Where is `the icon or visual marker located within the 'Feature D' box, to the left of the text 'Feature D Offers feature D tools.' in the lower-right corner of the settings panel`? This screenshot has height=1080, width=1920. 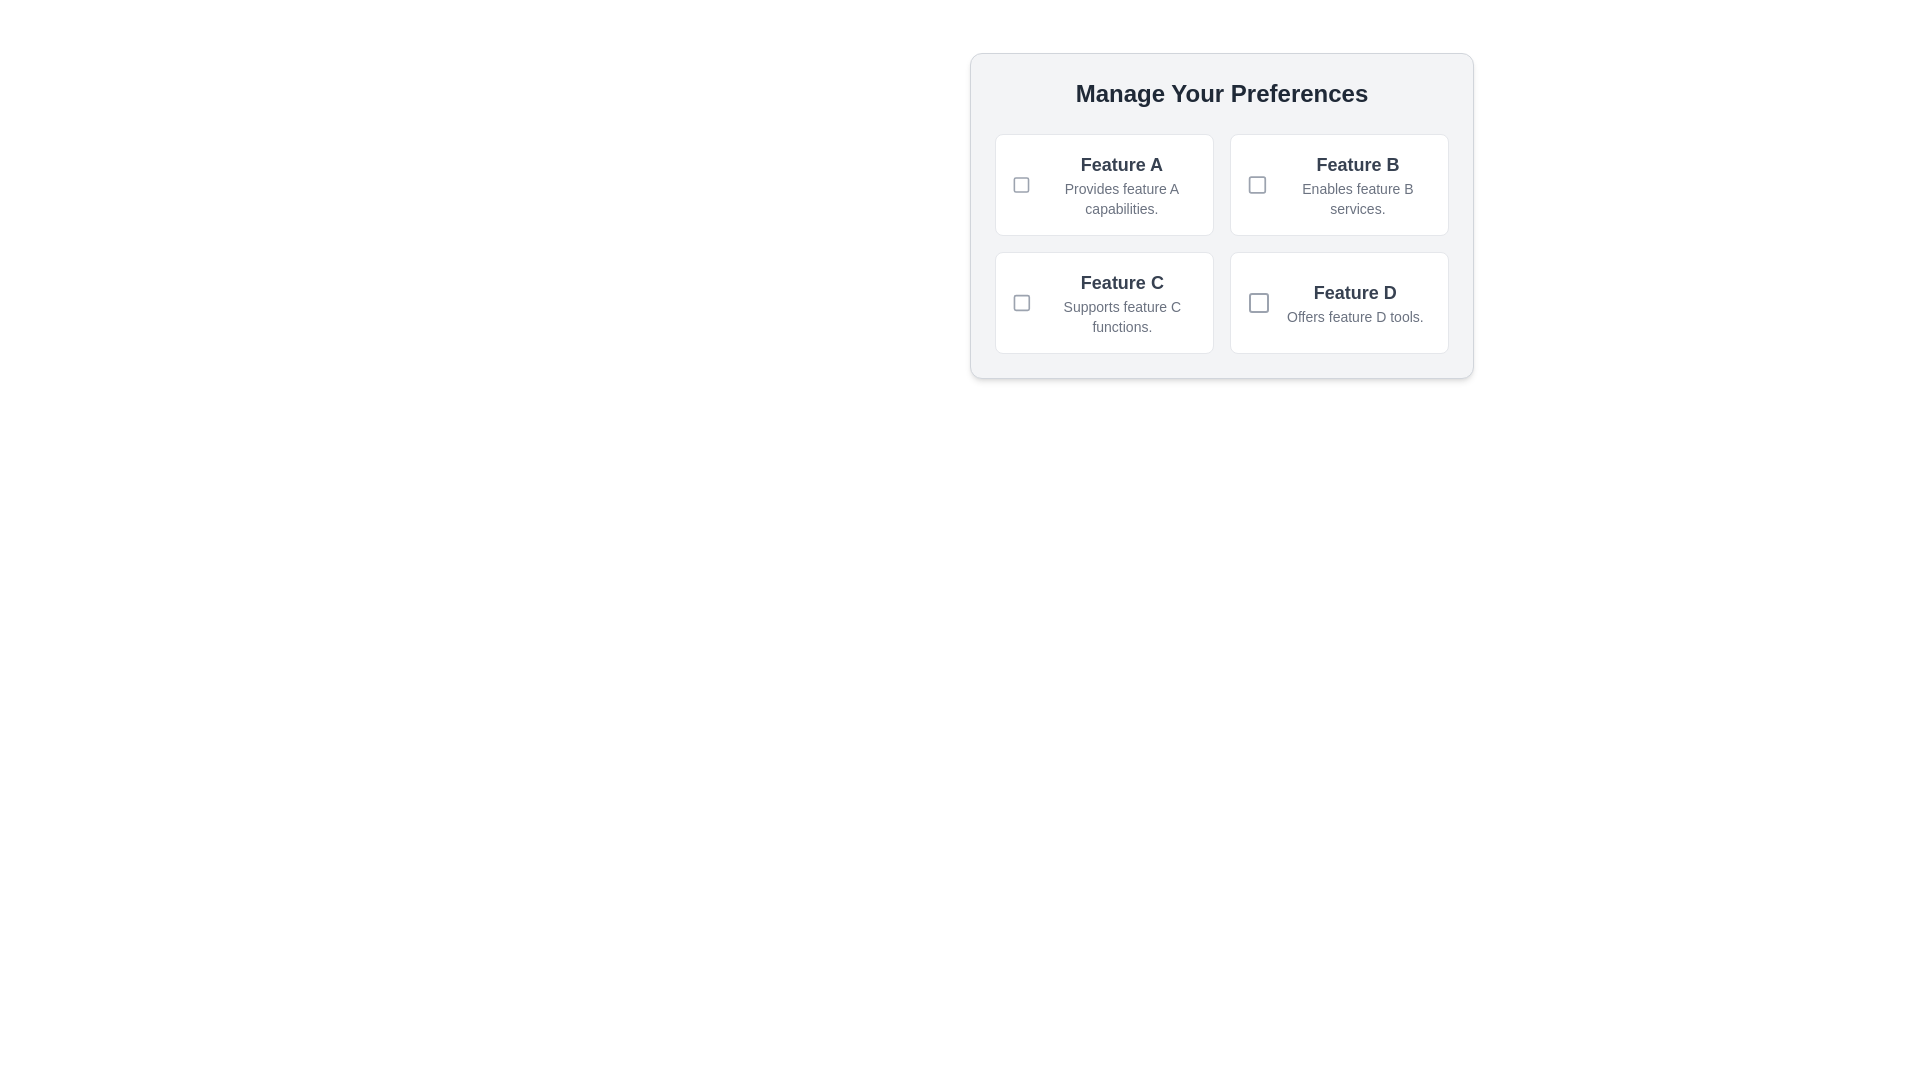 the icon or visual marker located within the 'Feature D' box, to the left of the text 'Feature D Offers feature D tools.' in the lower-right corner of the settings panel is located at coordinates (1257, 303).